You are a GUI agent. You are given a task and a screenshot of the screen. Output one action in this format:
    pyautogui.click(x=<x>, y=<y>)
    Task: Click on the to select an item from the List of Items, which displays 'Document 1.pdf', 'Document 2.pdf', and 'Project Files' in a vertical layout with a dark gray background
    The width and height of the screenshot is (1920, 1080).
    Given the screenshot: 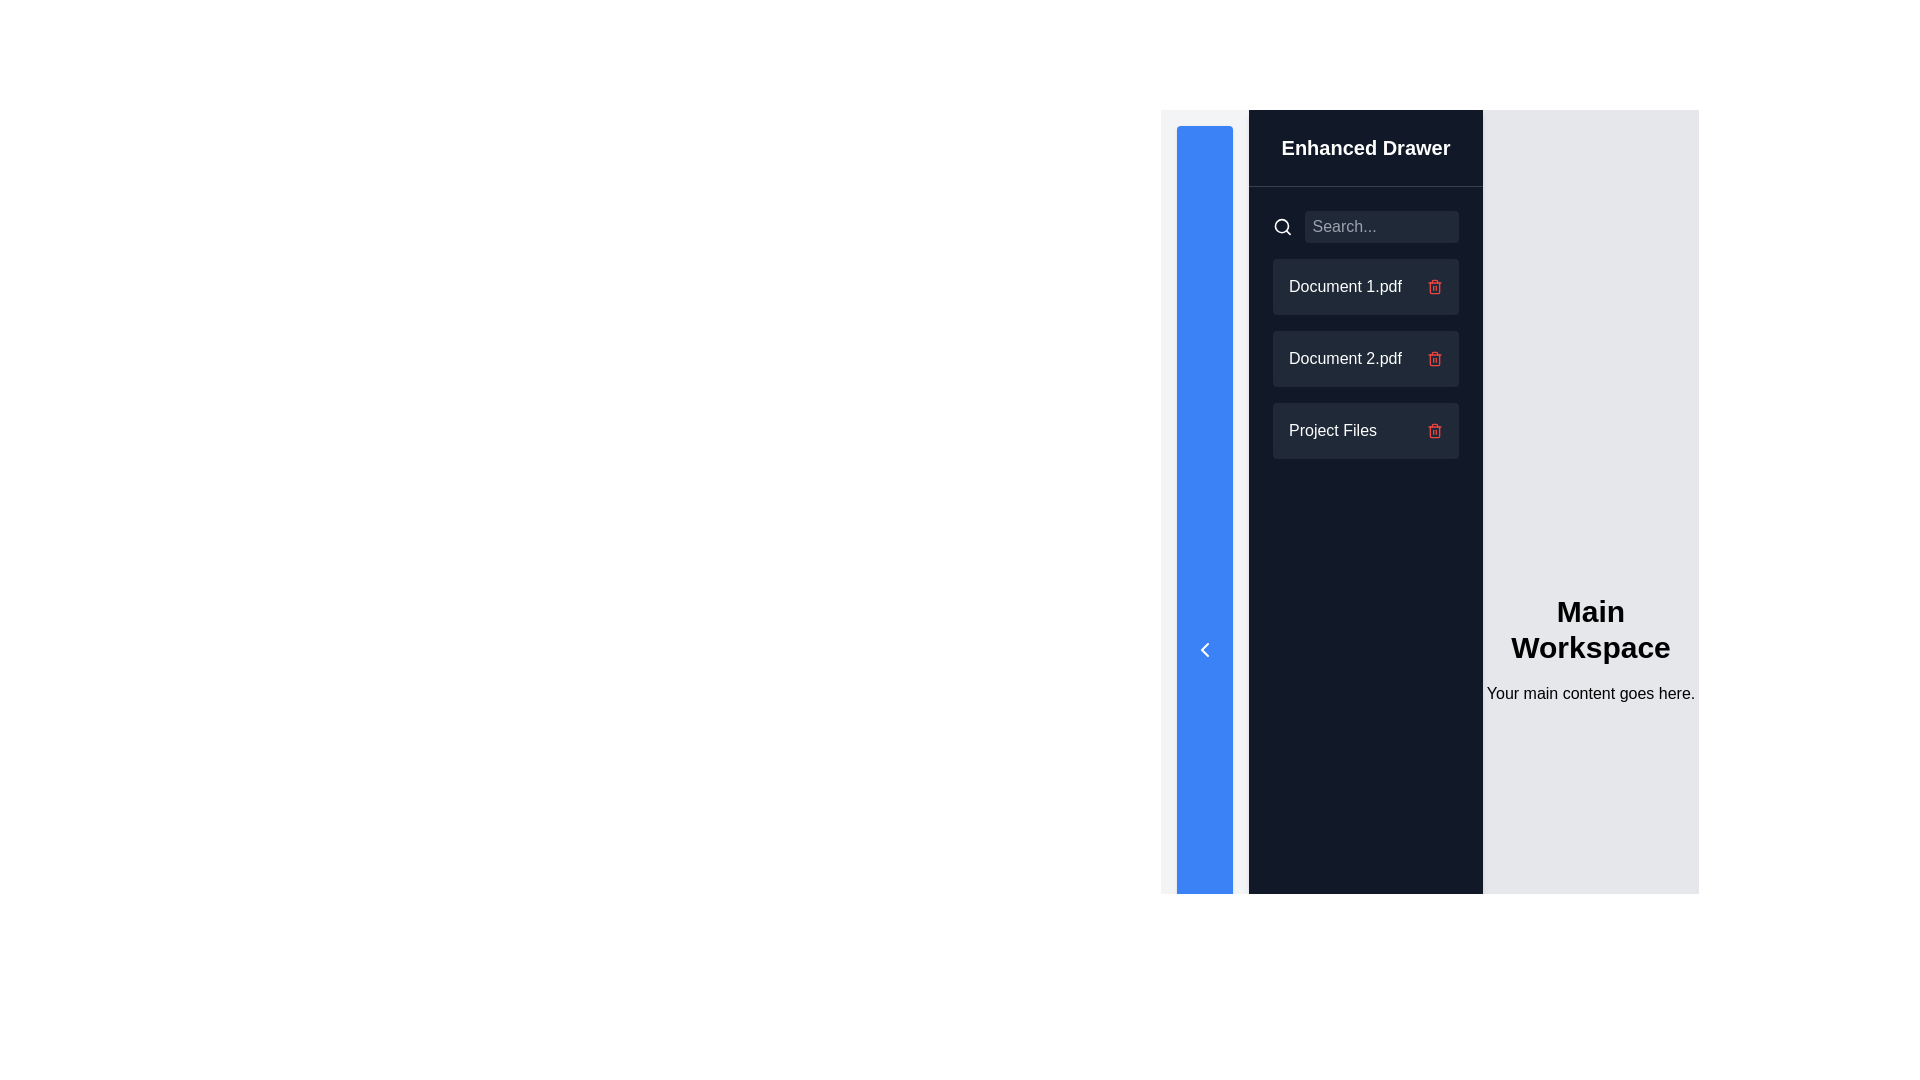 What is the action you would take?
    pyautogui.click(x=1365, y=334)
    